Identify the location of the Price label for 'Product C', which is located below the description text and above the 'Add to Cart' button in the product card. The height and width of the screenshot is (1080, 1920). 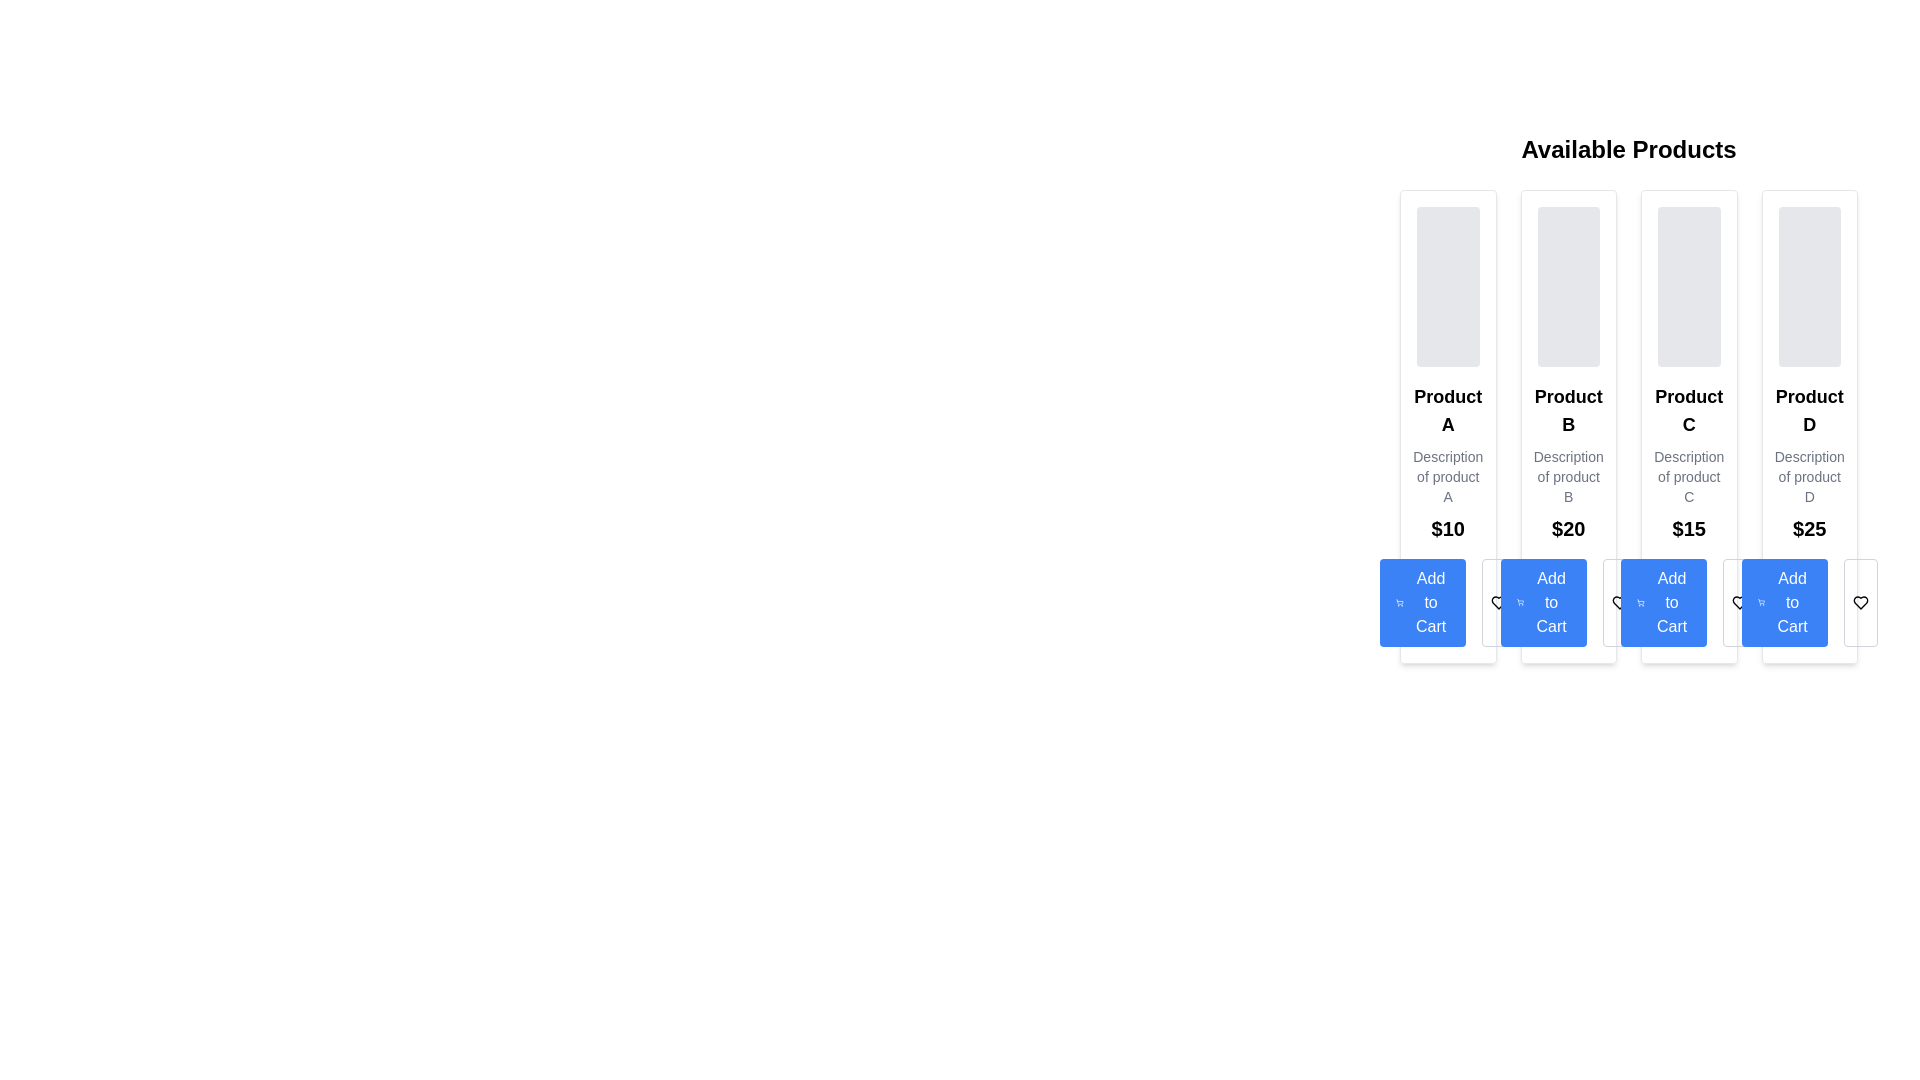
(1688, 527).